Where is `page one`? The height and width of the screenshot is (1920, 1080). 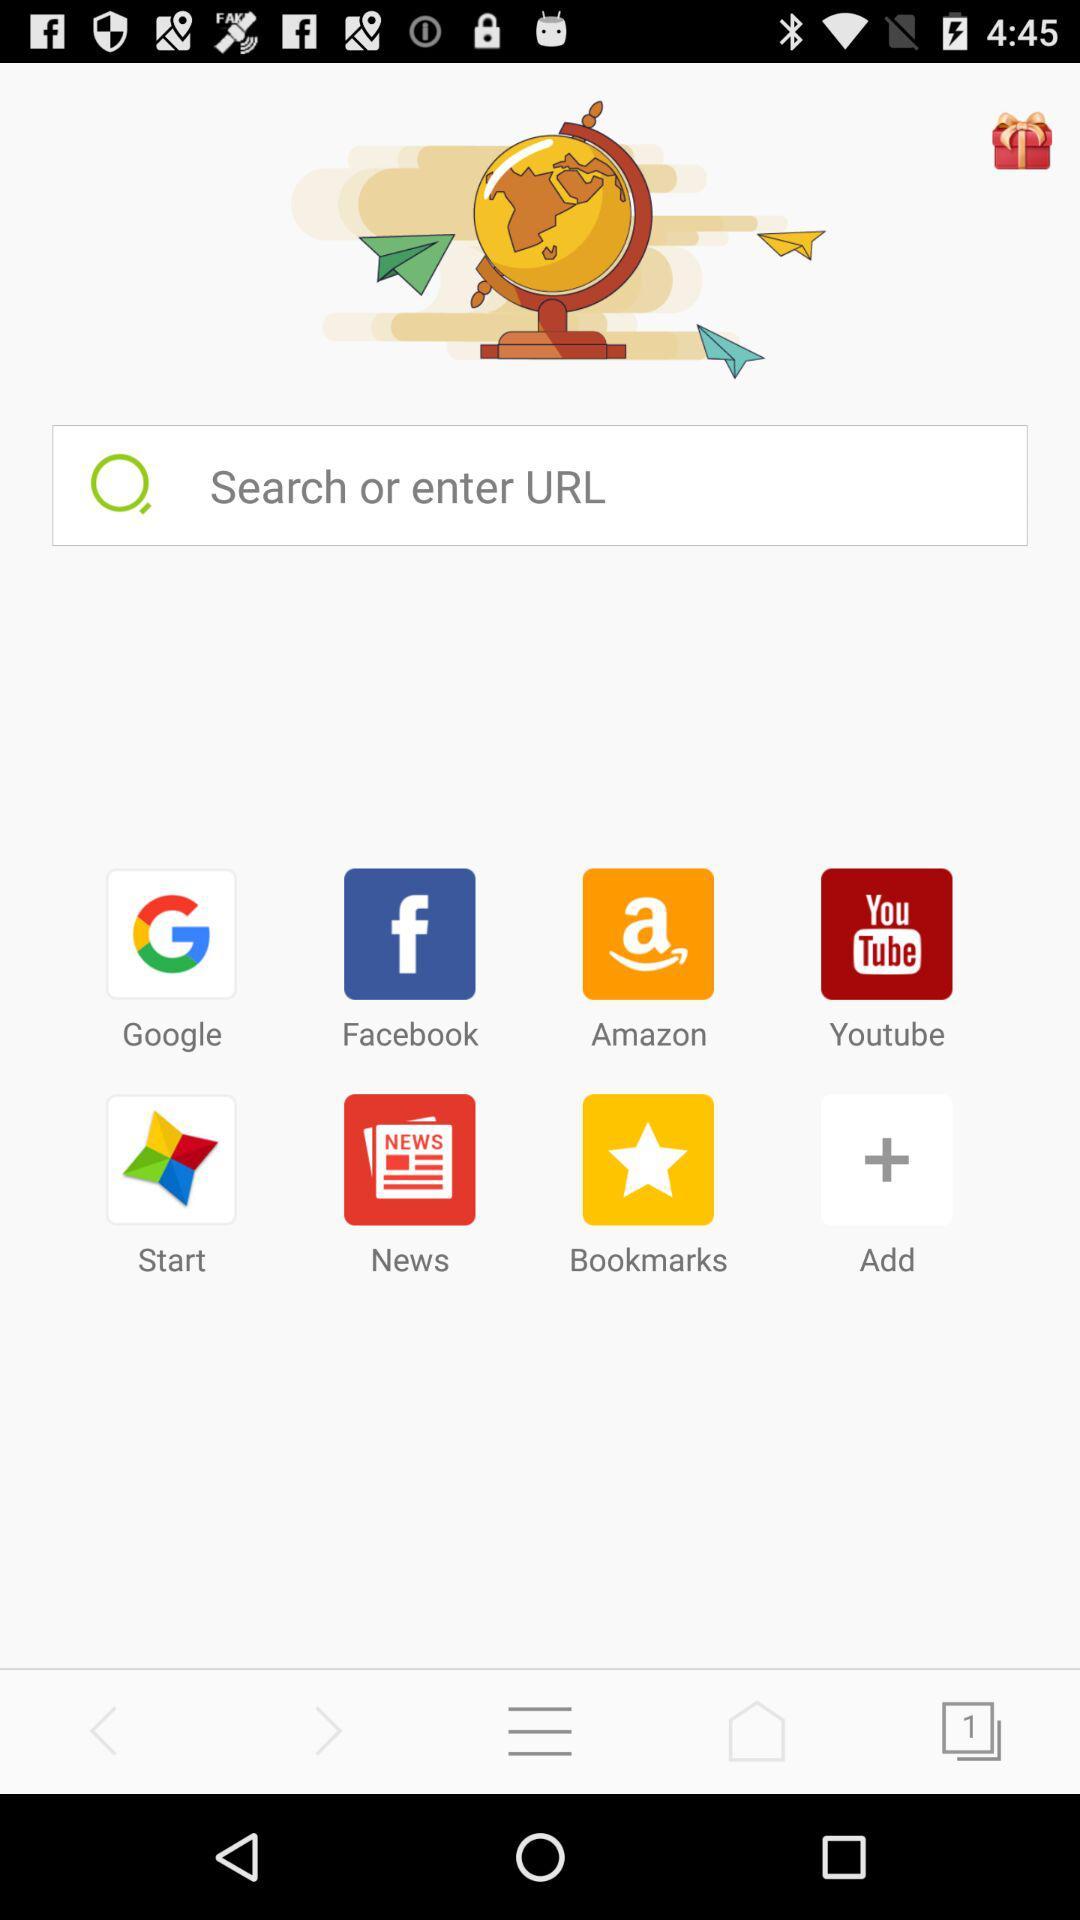 page one is located at coordinates (971, 1730).